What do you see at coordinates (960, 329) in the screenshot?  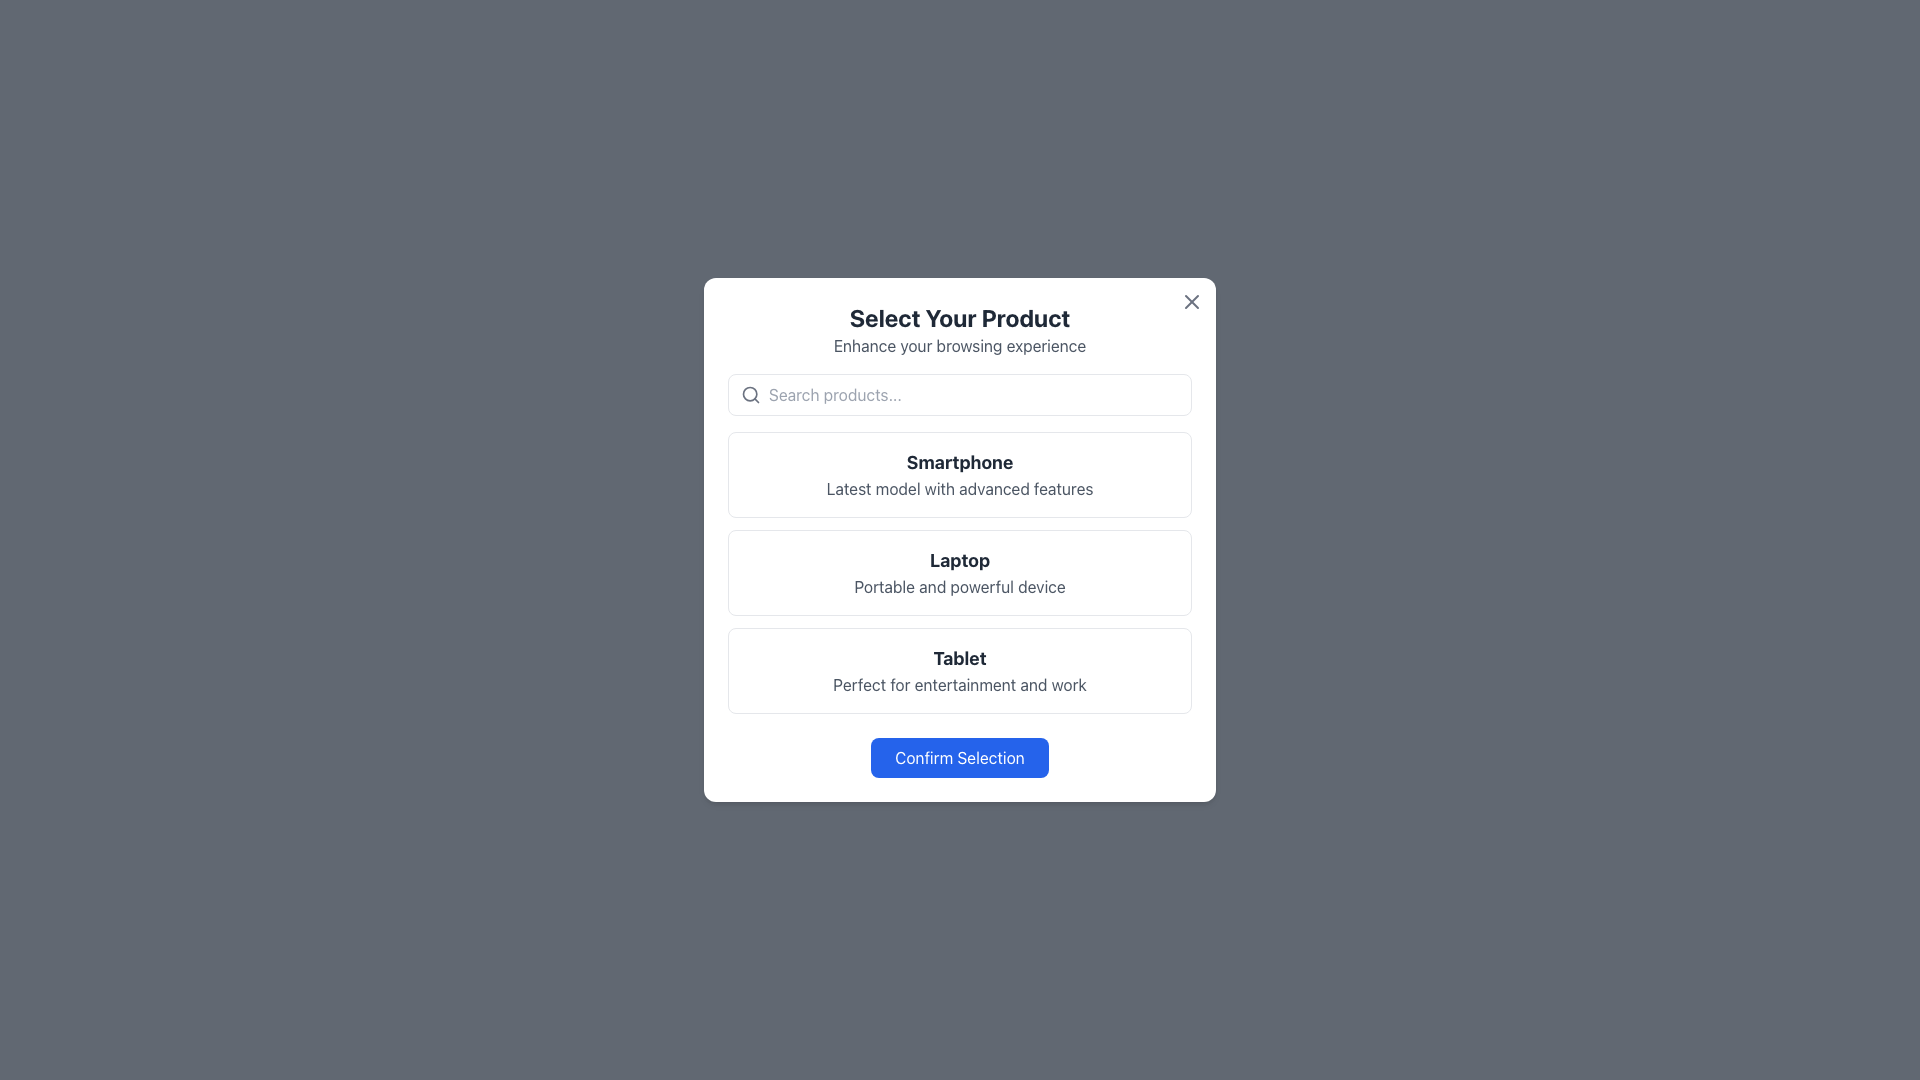 I see `the label that reads 'Select Your Product' in a large bold font, located near the top of a centered panel, directly below the close button and above the search box` at bounding box center [960, 329].